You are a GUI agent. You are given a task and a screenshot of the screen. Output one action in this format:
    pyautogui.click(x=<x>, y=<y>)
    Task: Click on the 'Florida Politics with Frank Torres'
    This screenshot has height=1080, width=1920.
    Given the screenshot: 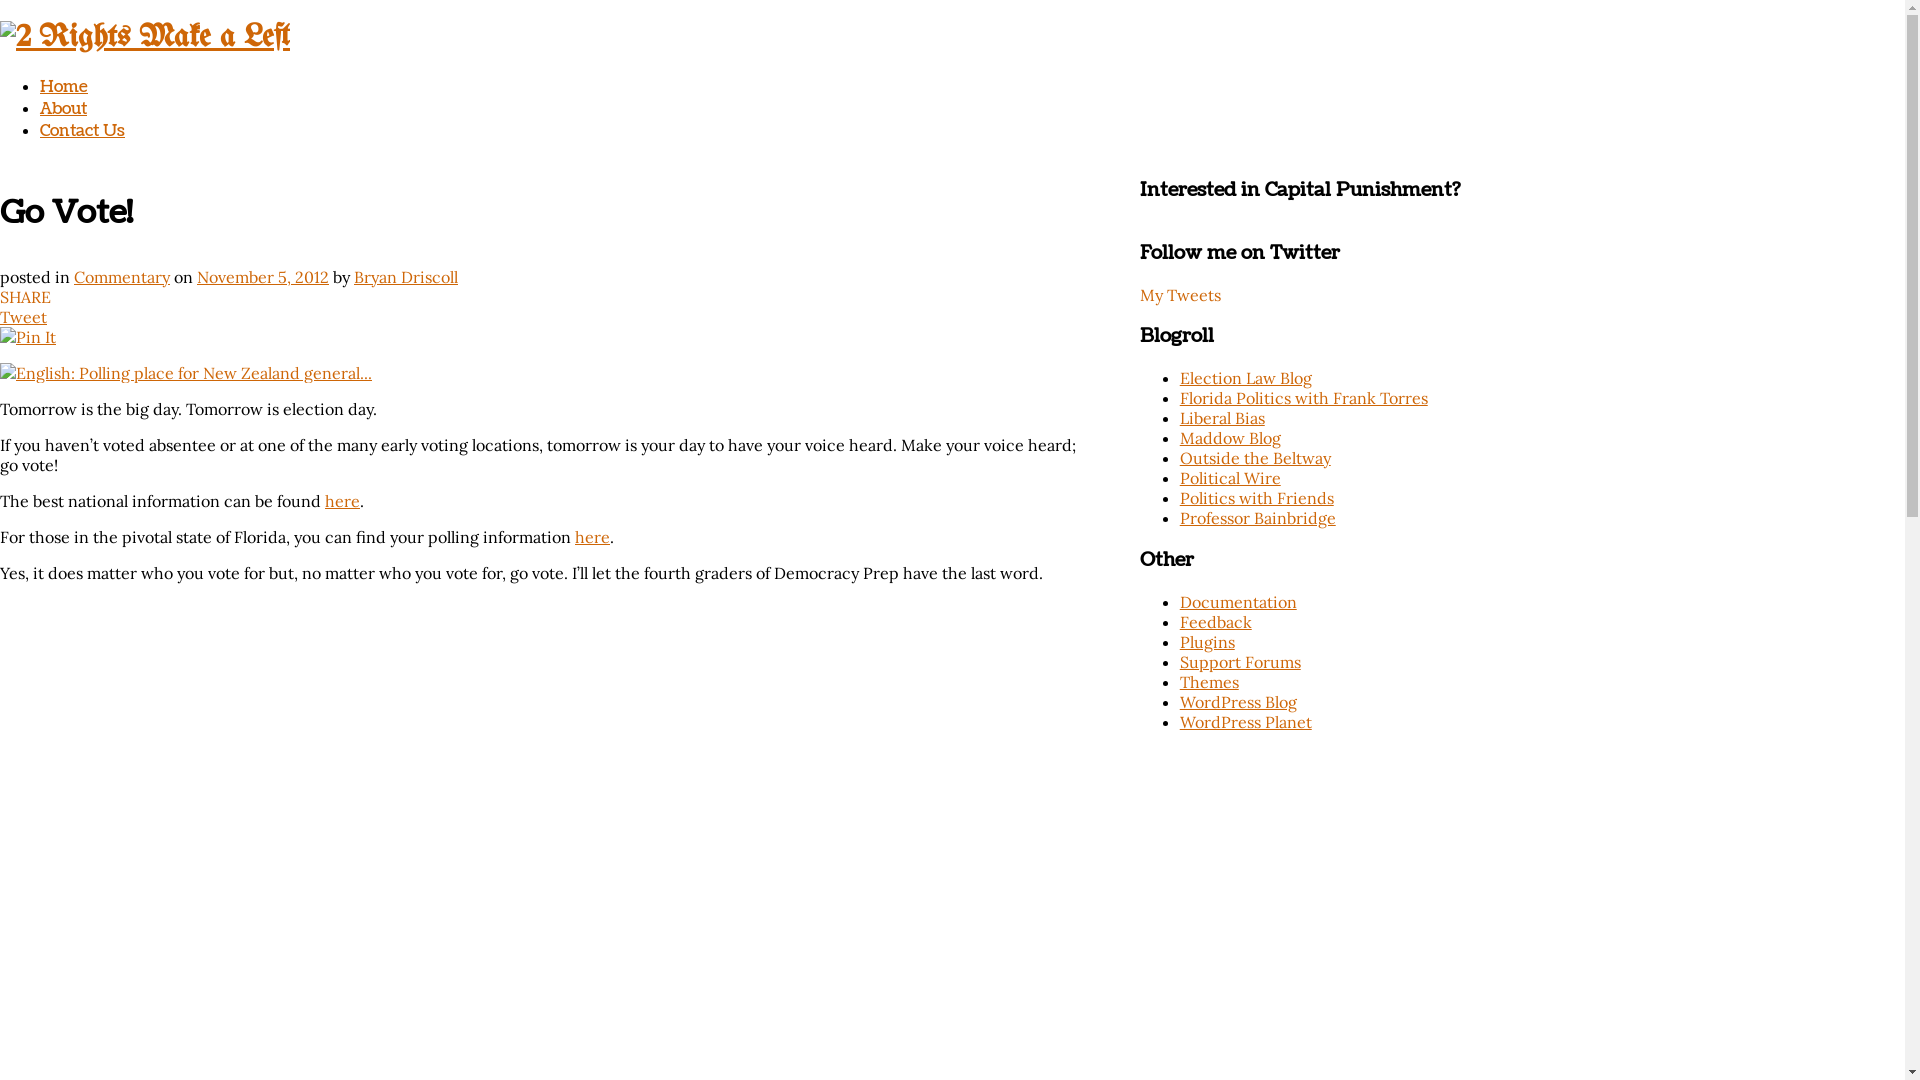 What is the action you would take?
    pyautogui.click(x=1304, y=397)
    